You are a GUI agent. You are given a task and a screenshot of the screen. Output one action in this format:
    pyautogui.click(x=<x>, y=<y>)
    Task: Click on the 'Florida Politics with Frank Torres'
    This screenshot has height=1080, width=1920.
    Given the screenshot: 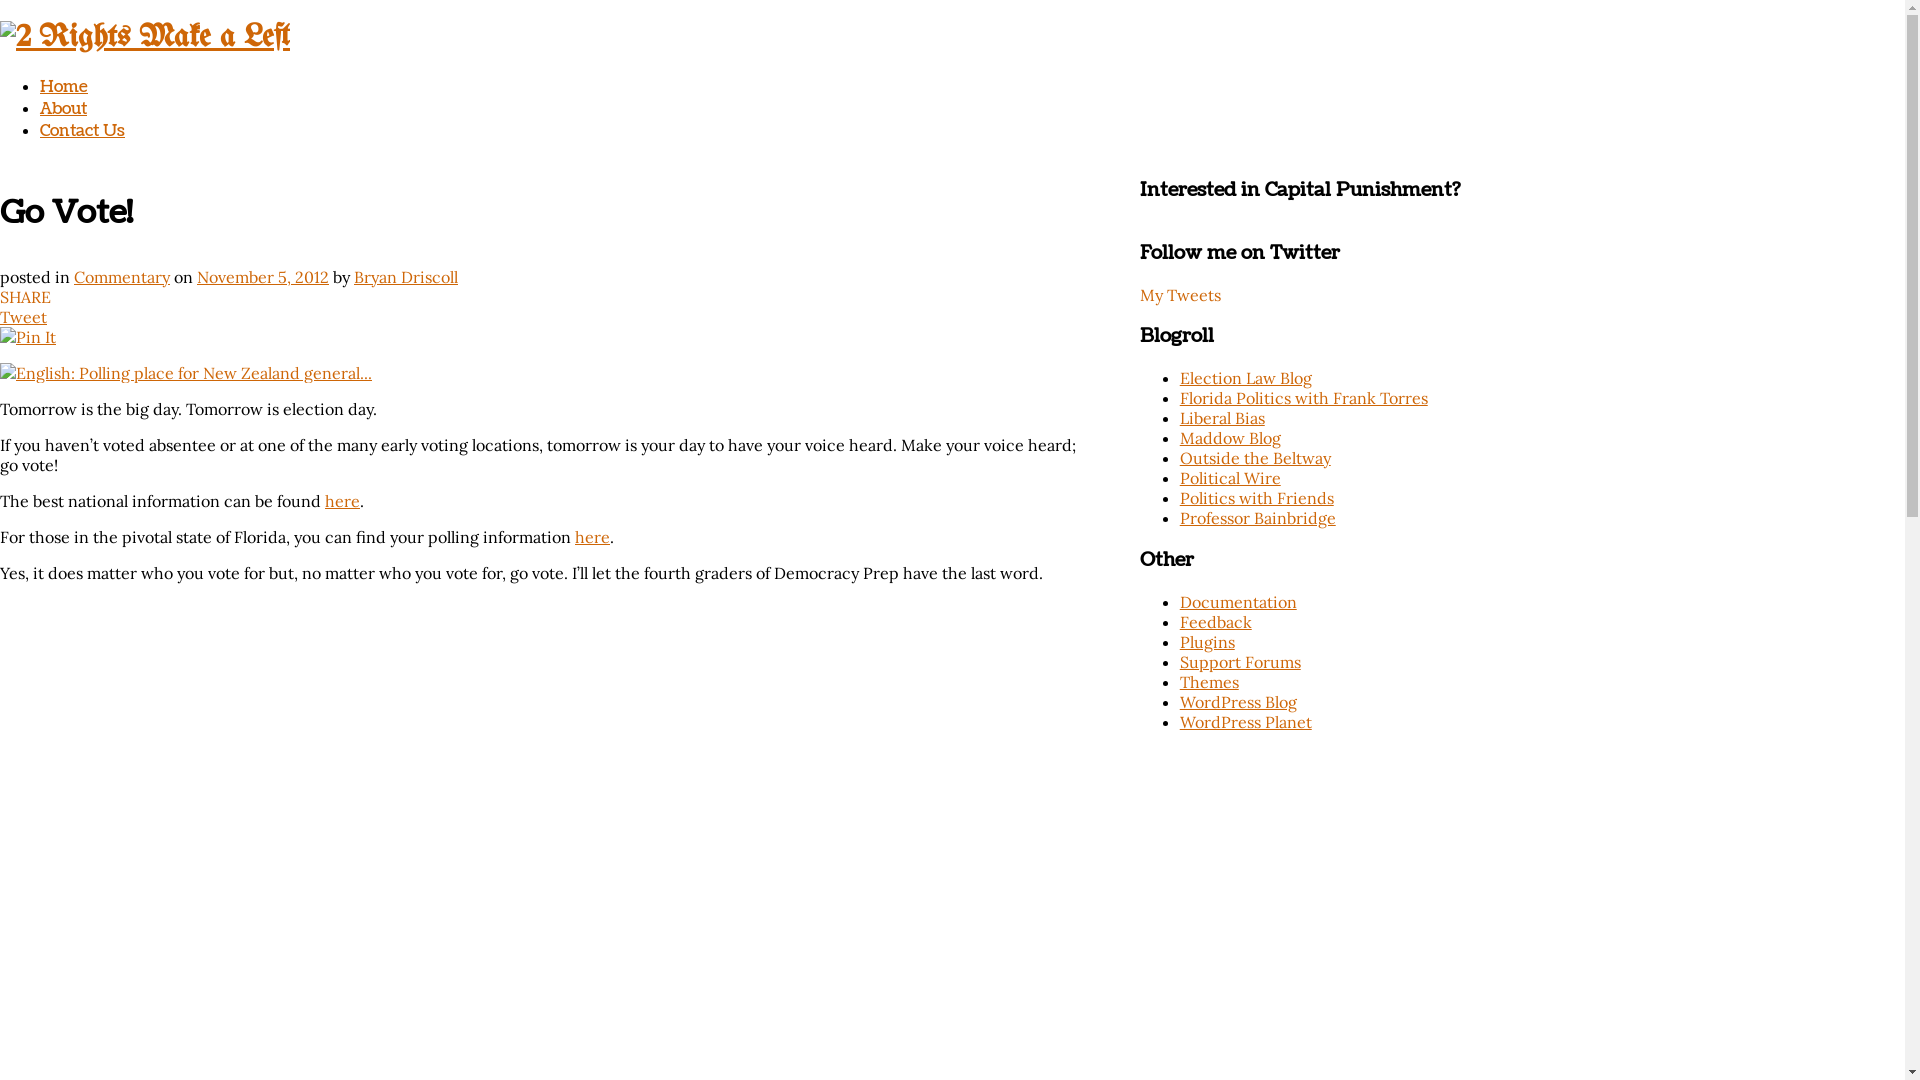 What is the action you would take?
    pyautogui.click(x=1304, y=397)
    